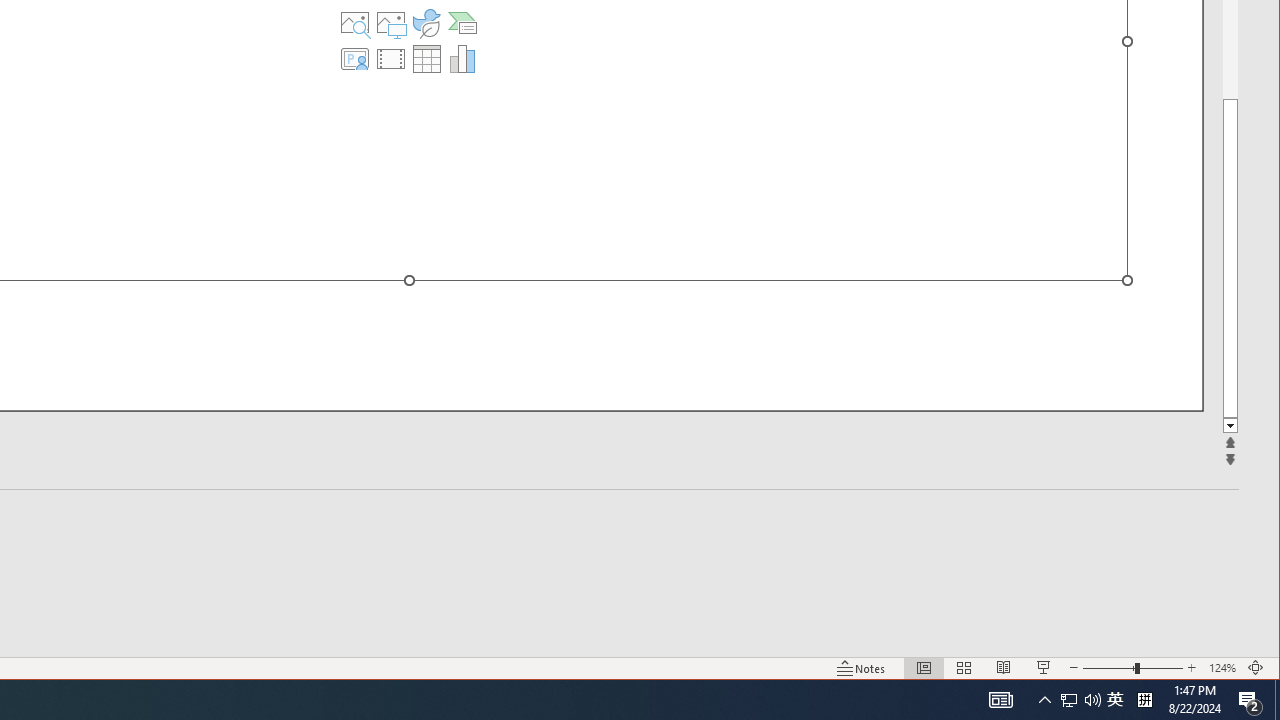 This screenshot has height=720, width=1280. What do you see at coordinates (355, 58) in the screenshot?
I see `'Insert Cameo'` at bounding box center [355, 58].